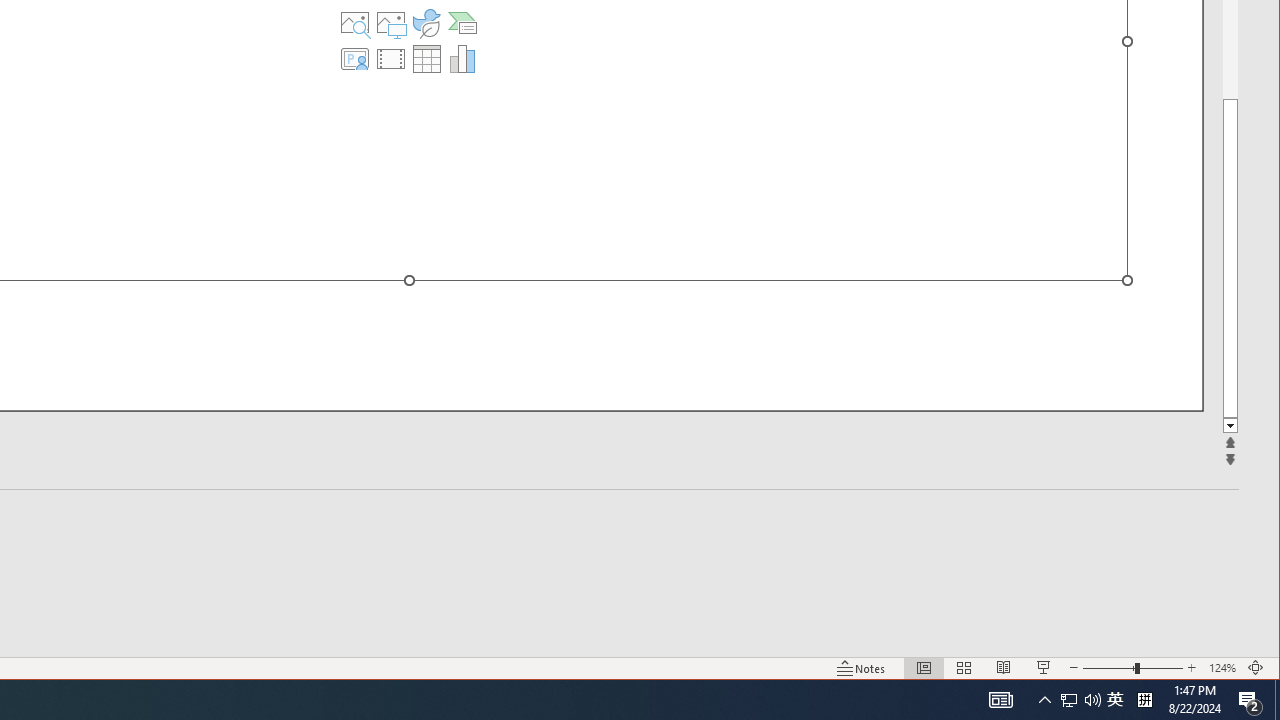 This screenshot has height=720, width=1280. What do you see at coordinates (355, 58) in the screenshot?
I see `'Insert Cameo'` at bounding box center [355, 58].